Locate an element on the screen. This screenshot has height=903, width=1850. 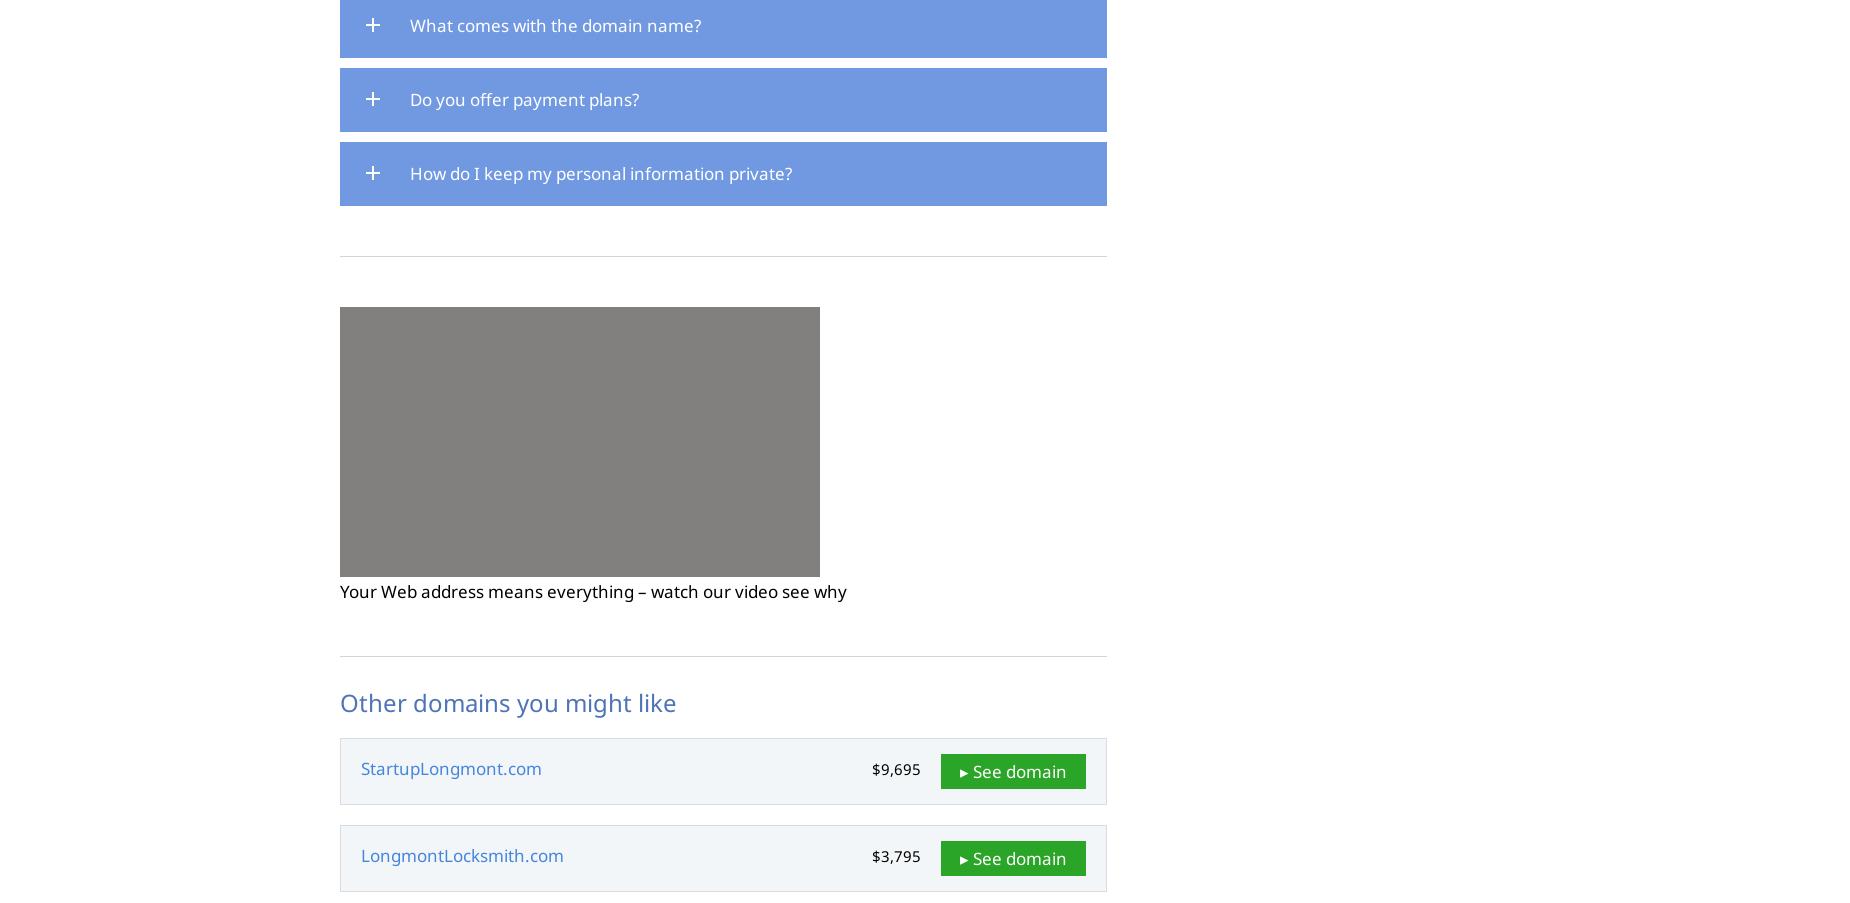
'StartupLongmont.com' is located at coordinates (450, 768).